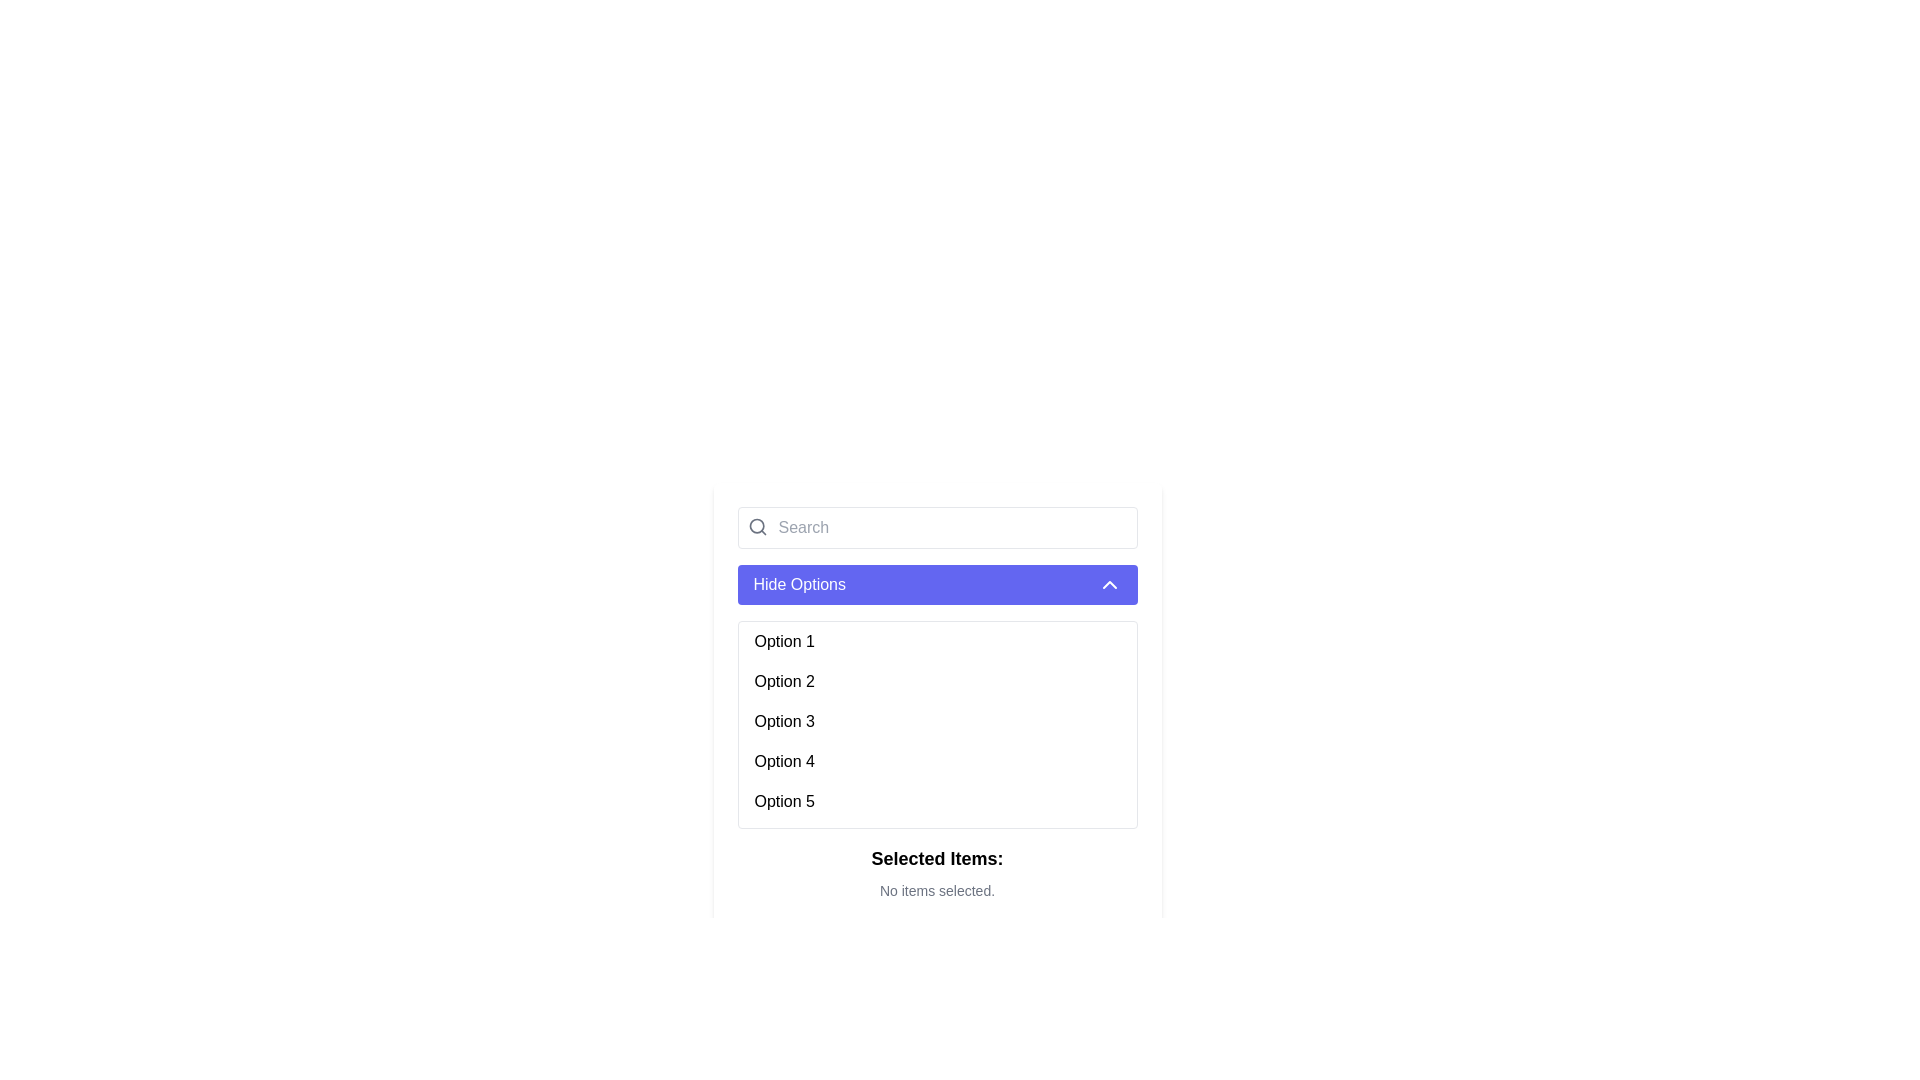 The image size is (1920, 1080). Describe the element at coordinates (936, 858) in the screenshot. I see `the Text label that serves as a header for the section displaying selected items, which is positioned above the sibling element containing the text 'No items selected.'` at that location.